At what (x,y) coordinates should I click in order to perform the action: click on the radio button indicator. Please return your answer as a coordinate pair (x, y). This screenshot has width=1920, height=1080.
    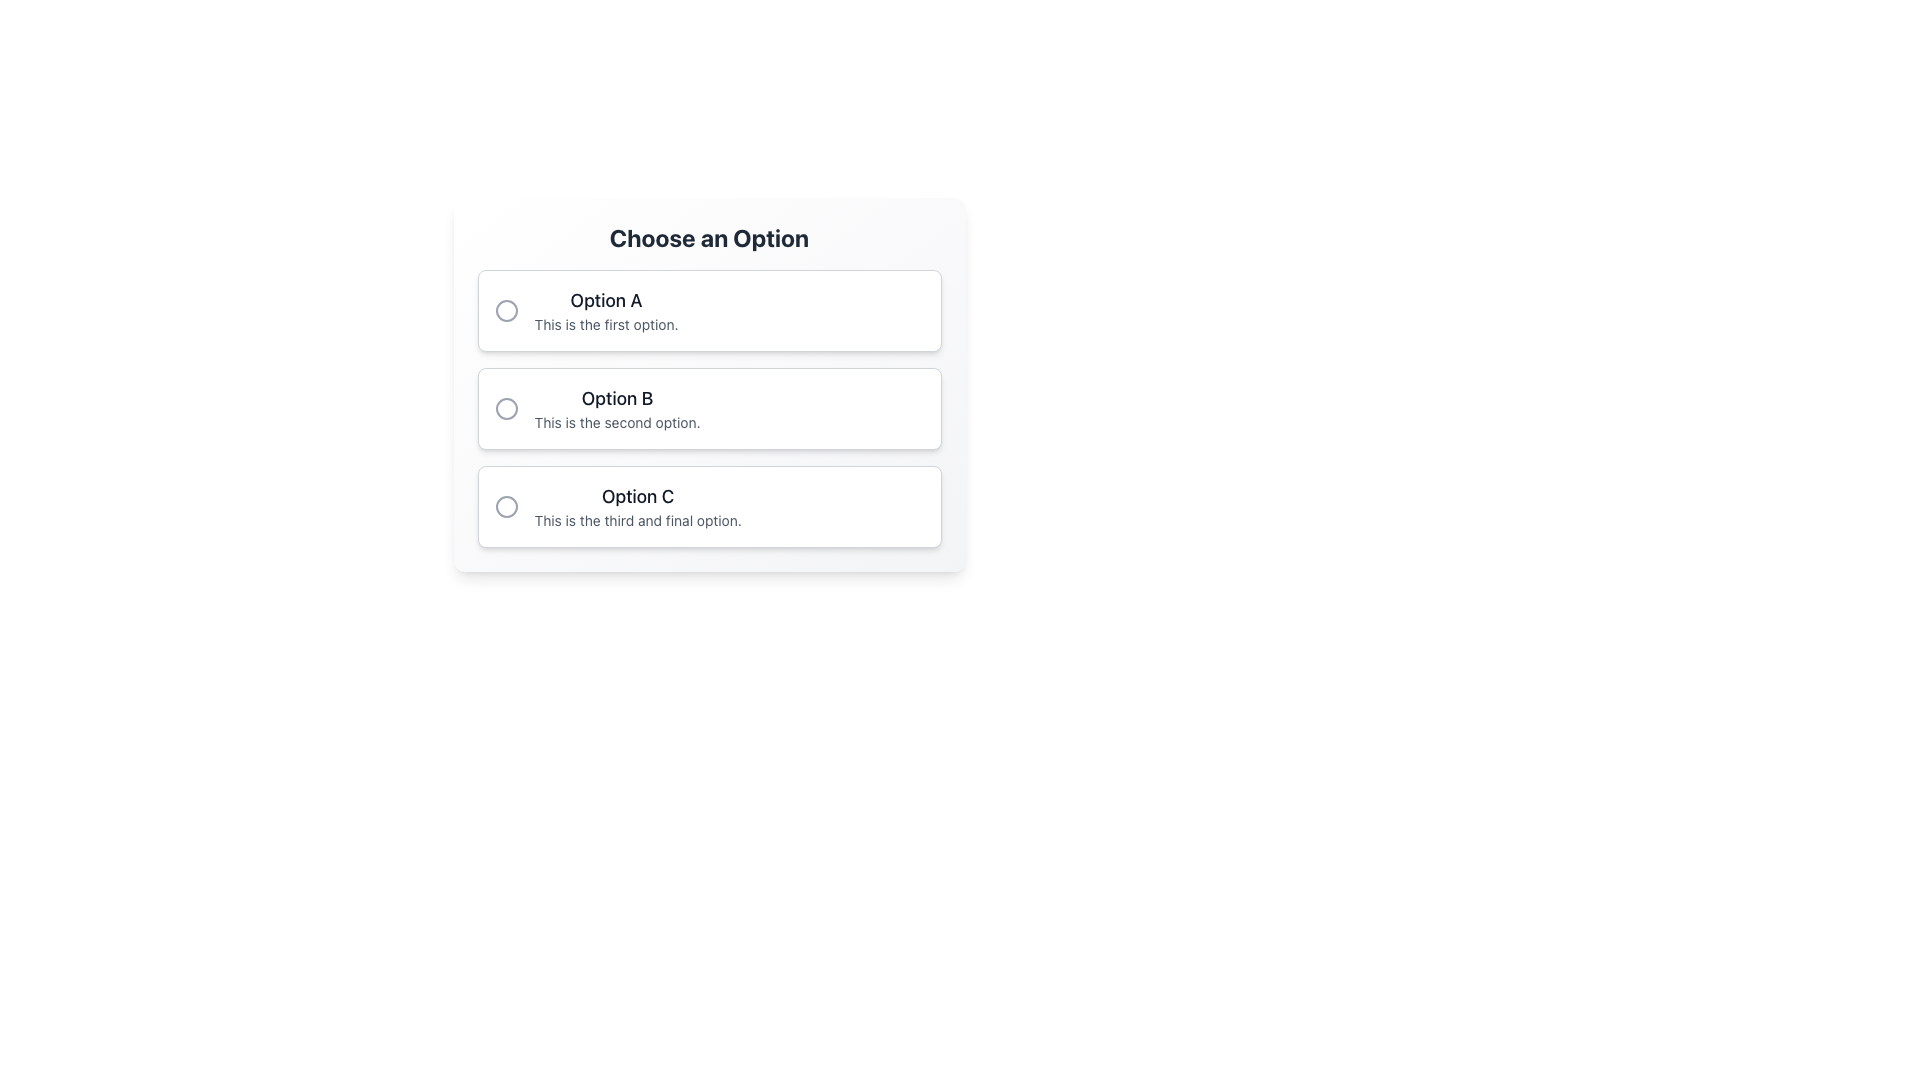
    Looking at the image, I should click on (506, 311).